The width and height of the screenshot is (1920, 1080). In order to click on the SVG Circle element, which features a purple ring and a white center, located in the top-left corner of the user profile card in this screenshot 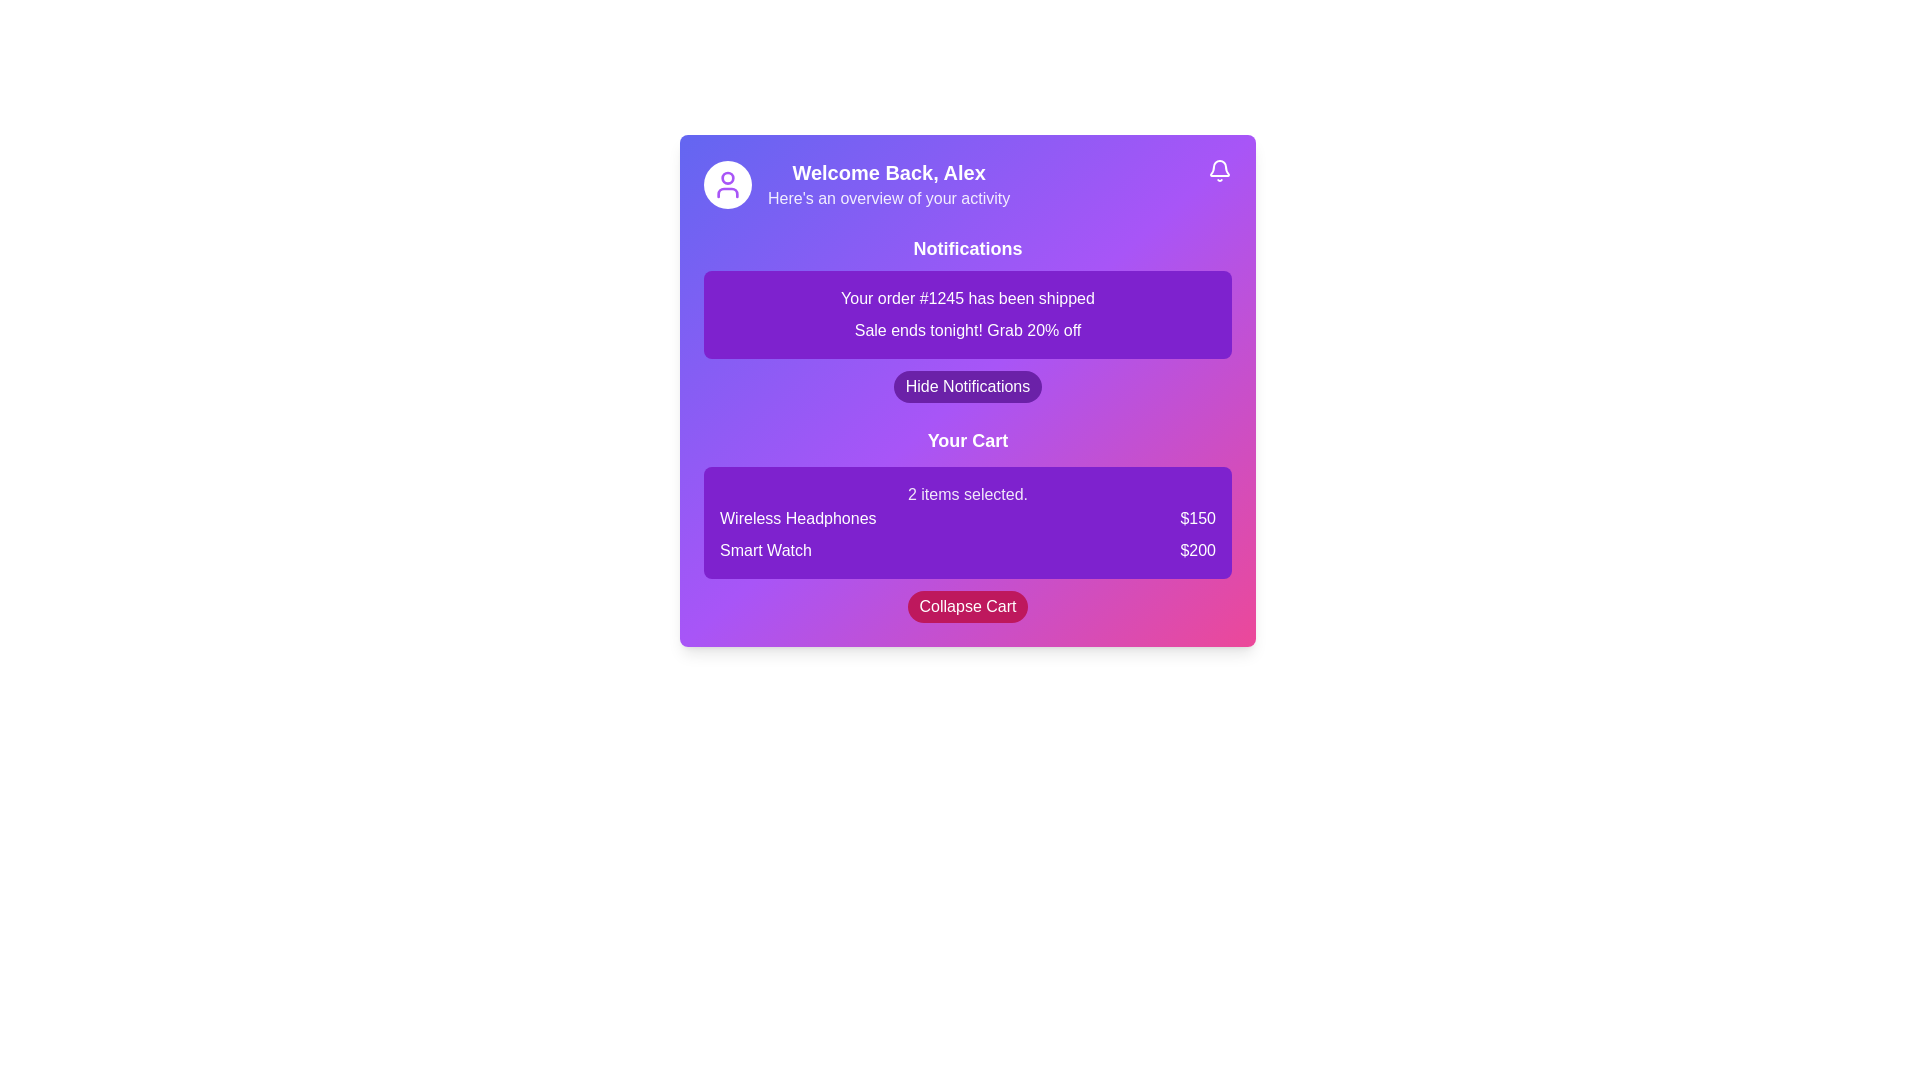, I will do `click(727, 176)`.